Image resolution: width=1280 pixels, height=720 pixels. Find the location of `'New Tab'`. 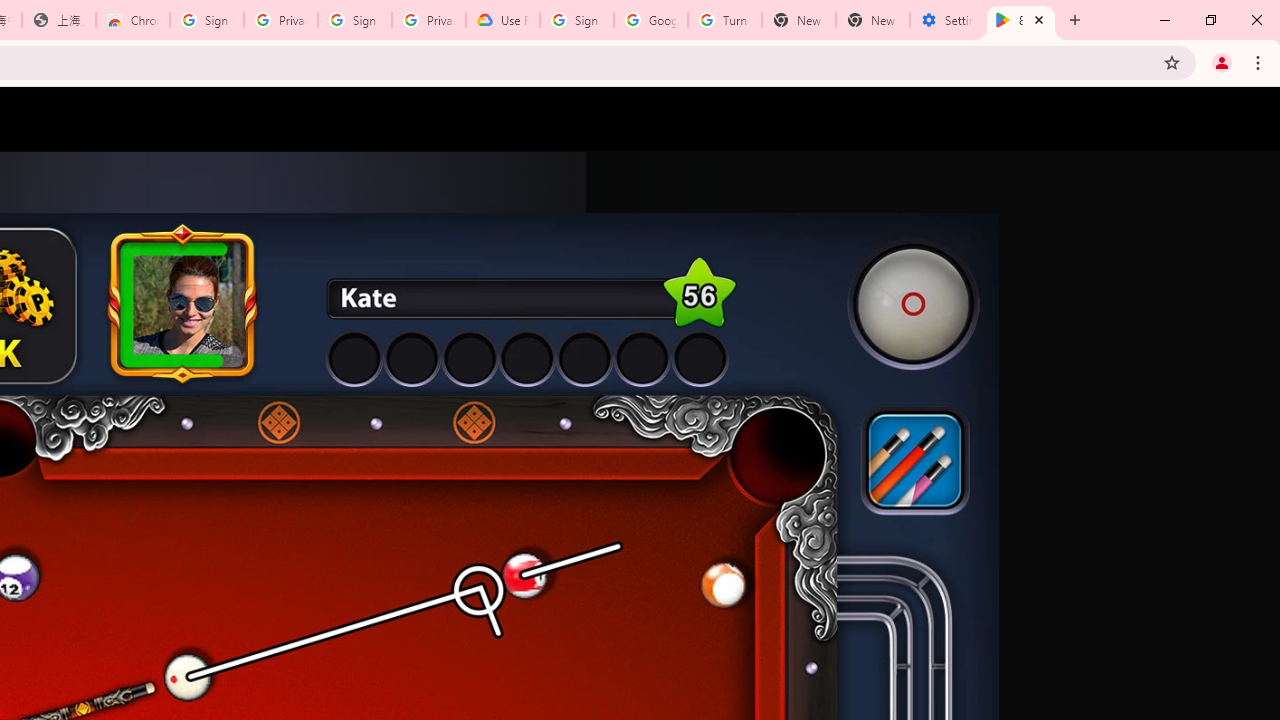

'New Tab' is located at coordinates (872, 20).